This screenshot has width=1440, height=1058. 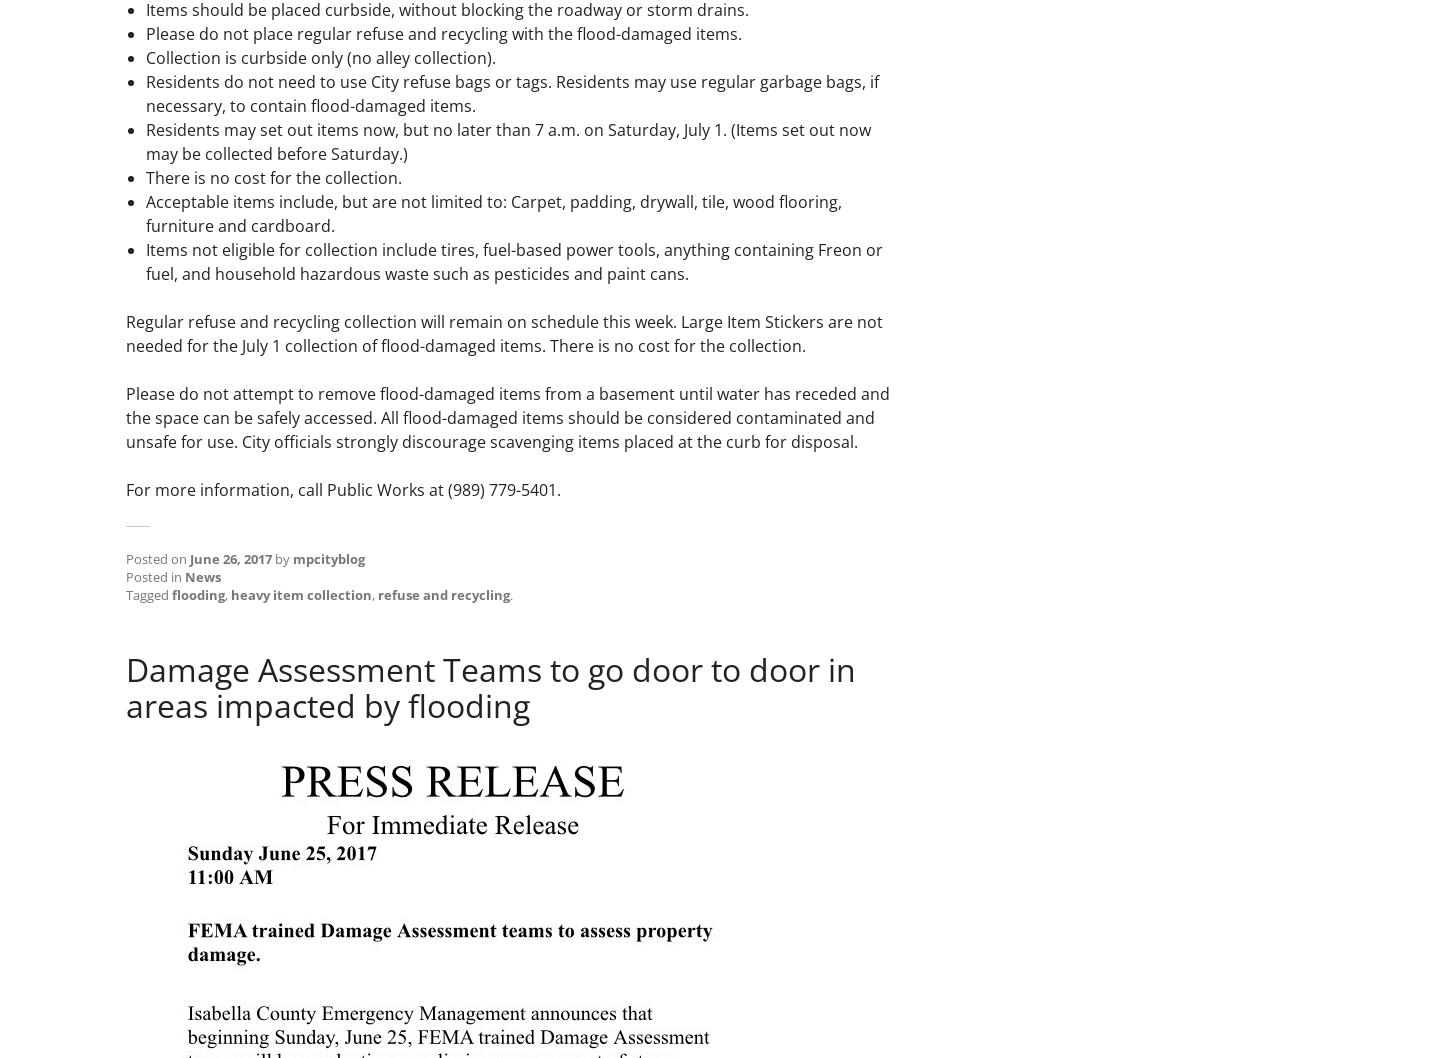 I want to click on 'Acceptable items include, but are not limited to: Carpet, padding, drywall, tile, wood flooring, furniture and cardboard.', so click(x=493, y=214).